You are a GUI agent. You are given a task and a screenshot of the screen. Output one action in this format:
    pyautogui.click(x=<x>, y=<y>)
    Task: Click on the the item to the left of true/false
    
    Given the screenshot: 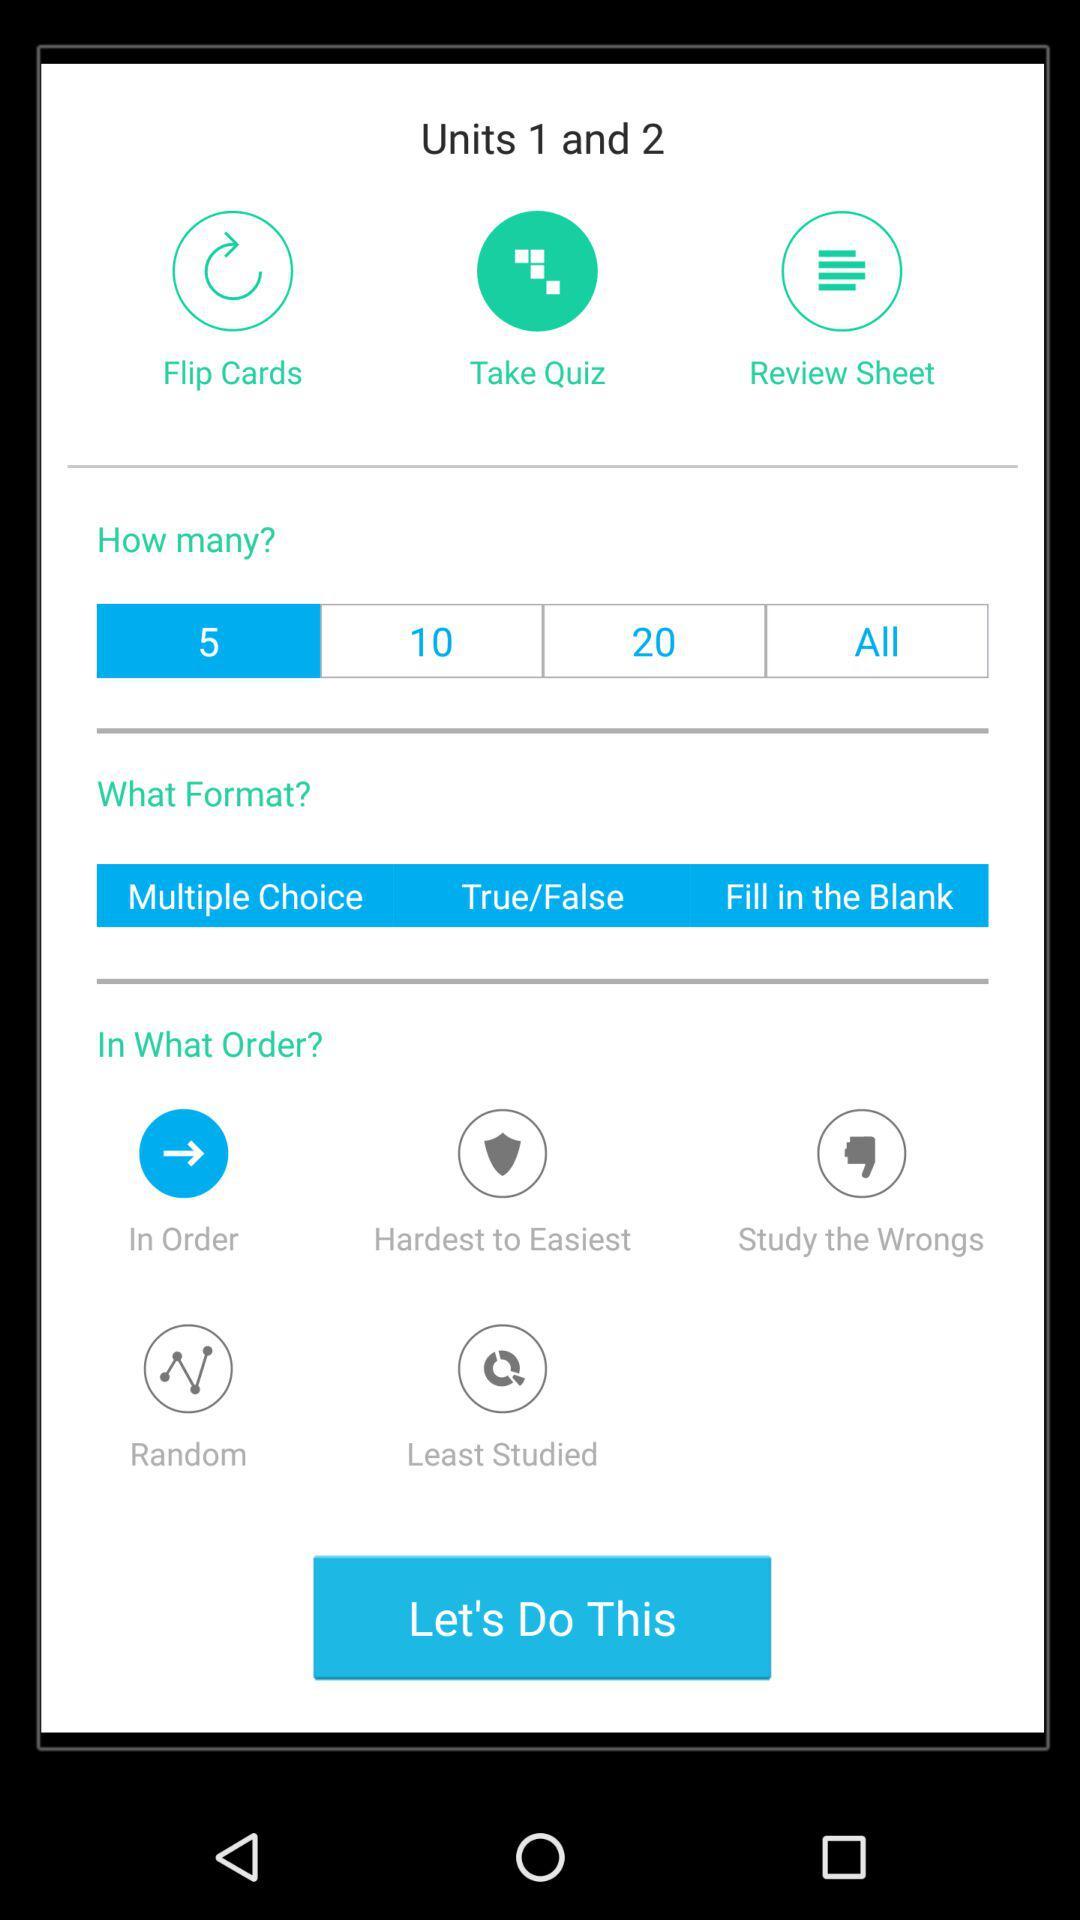 What is the action you would take?
    pyautogui.click(x=244, y=894)
    